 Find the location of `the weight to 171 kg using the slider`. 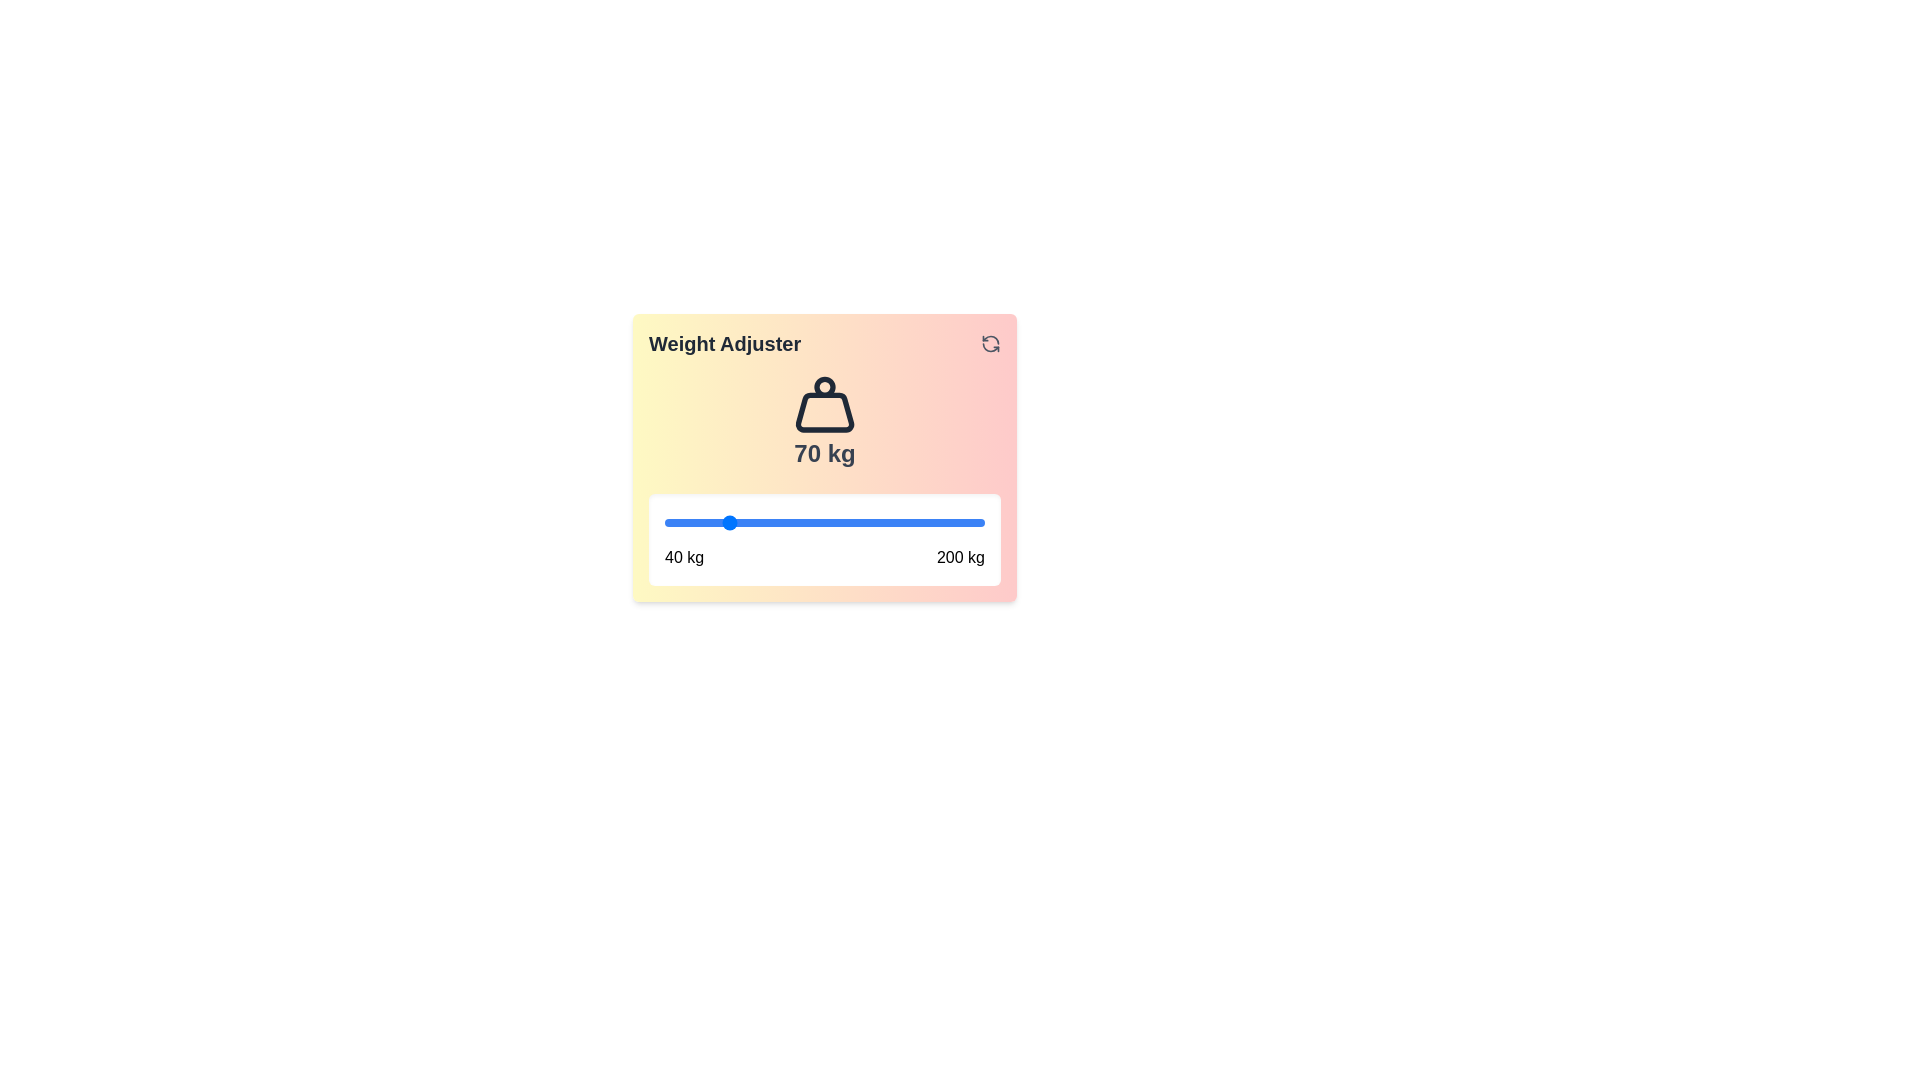

the weight to 171 kg using the slider is located at coordinates (925, 522).